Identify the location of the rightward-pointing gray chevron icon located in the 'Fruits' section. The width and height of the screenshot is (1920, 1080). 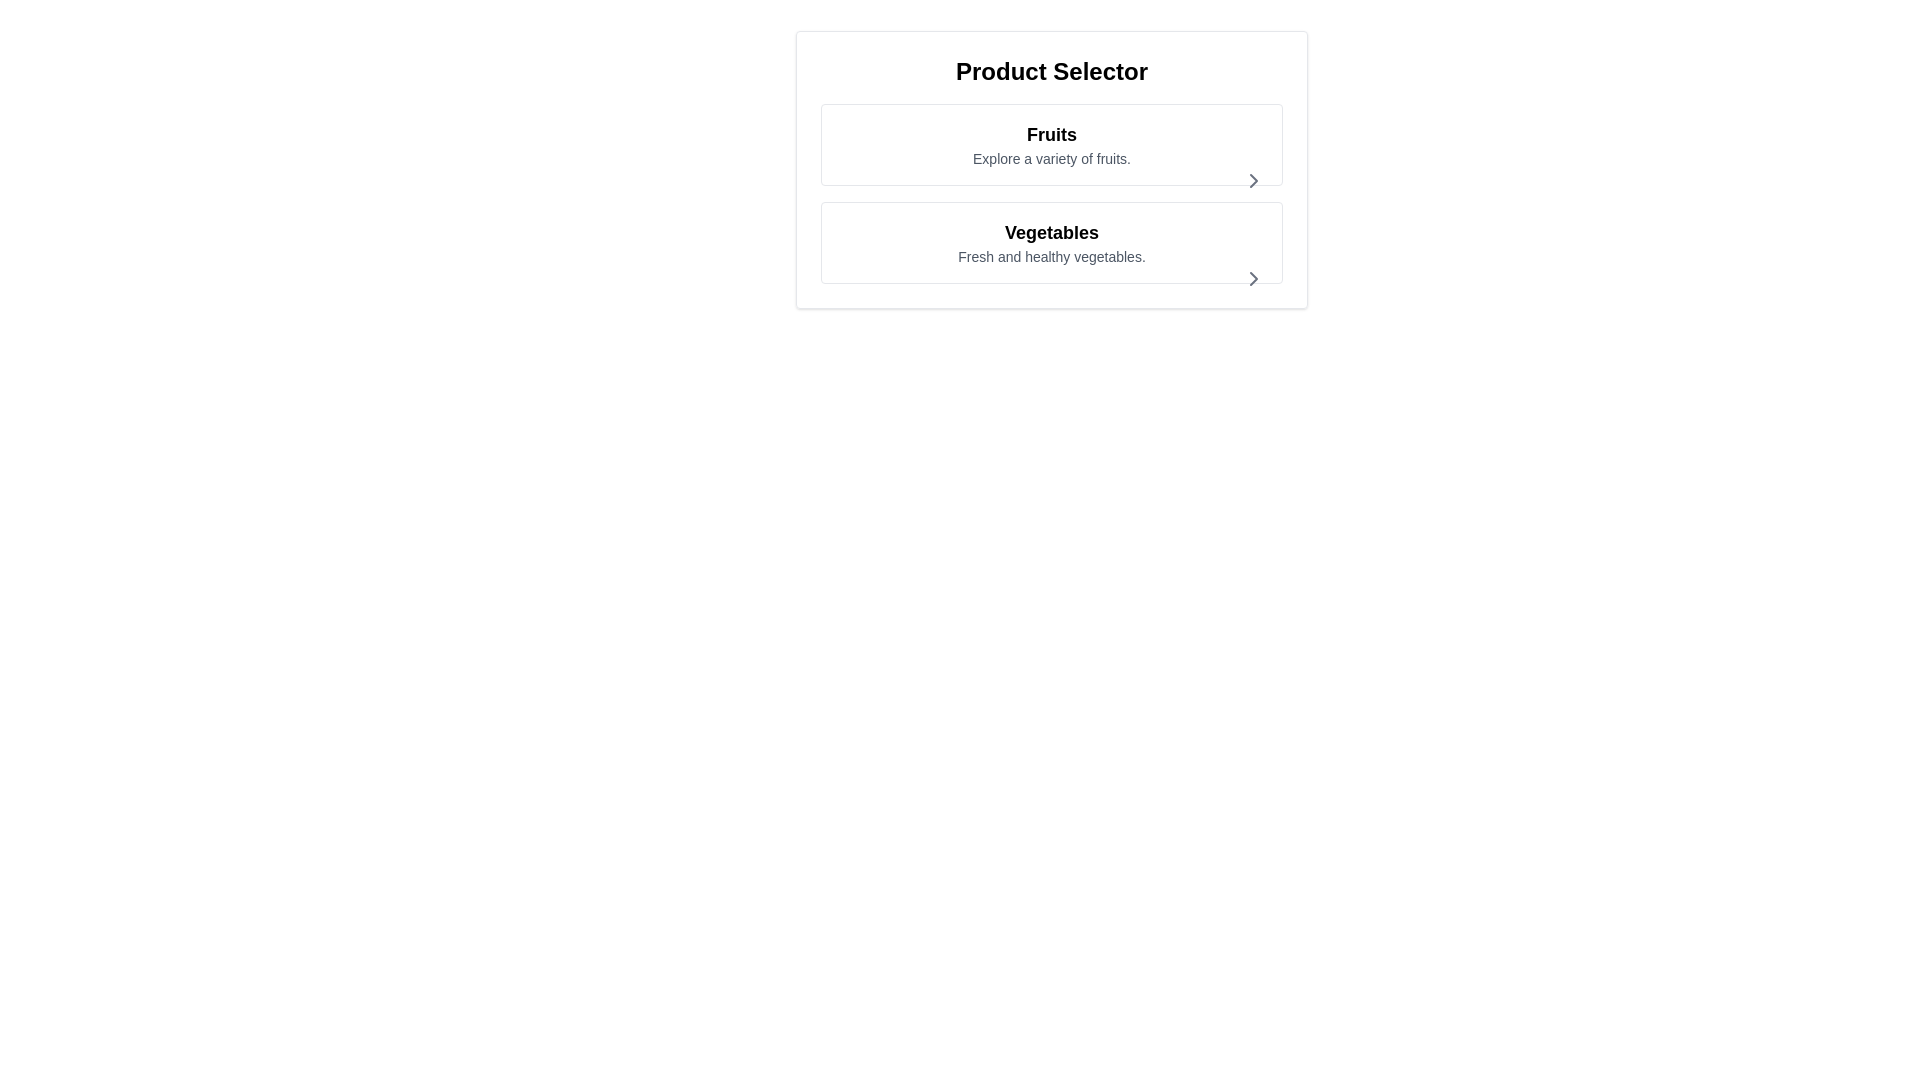
(1252, 181).